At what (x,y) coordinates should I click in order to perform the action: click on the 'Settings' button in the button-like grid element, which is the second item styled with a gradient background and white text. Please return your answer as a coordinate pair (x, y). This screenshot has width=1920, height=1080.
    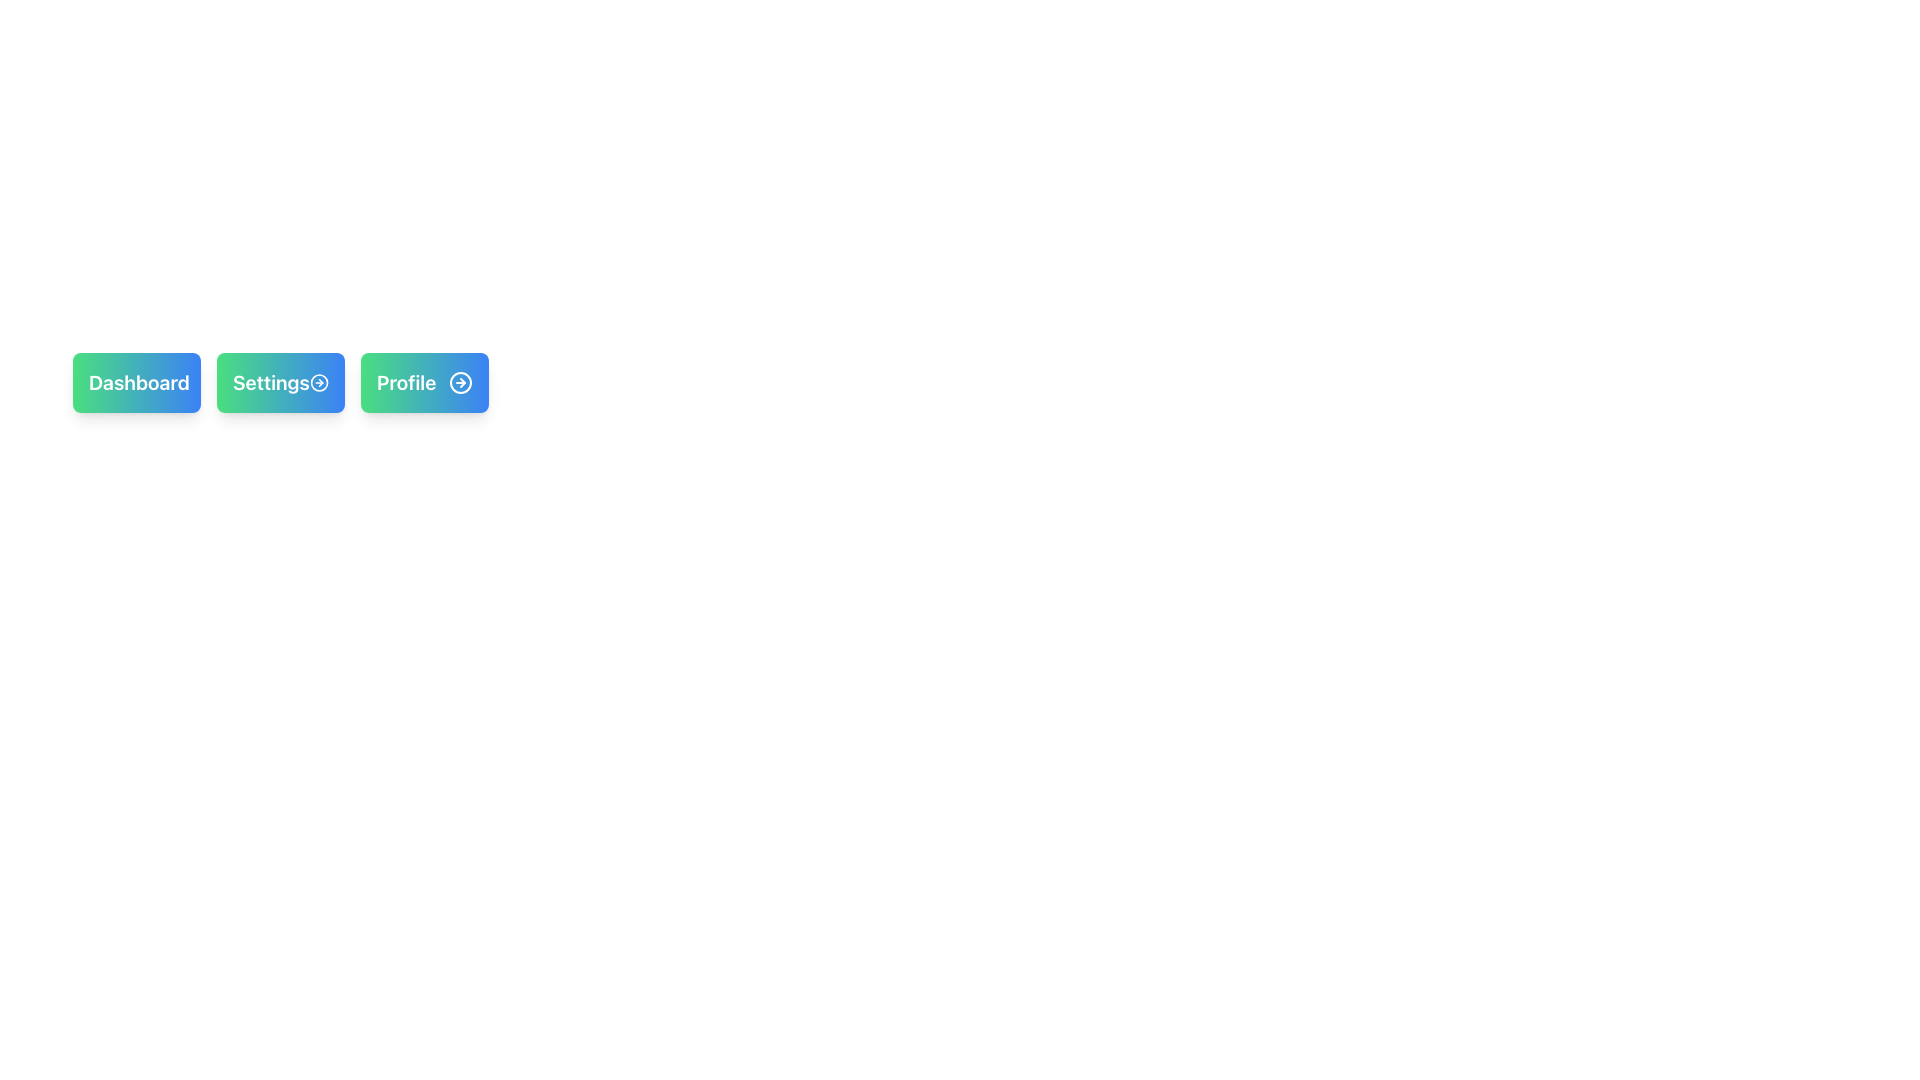
    Looking at the image, I should click on (280, 382).